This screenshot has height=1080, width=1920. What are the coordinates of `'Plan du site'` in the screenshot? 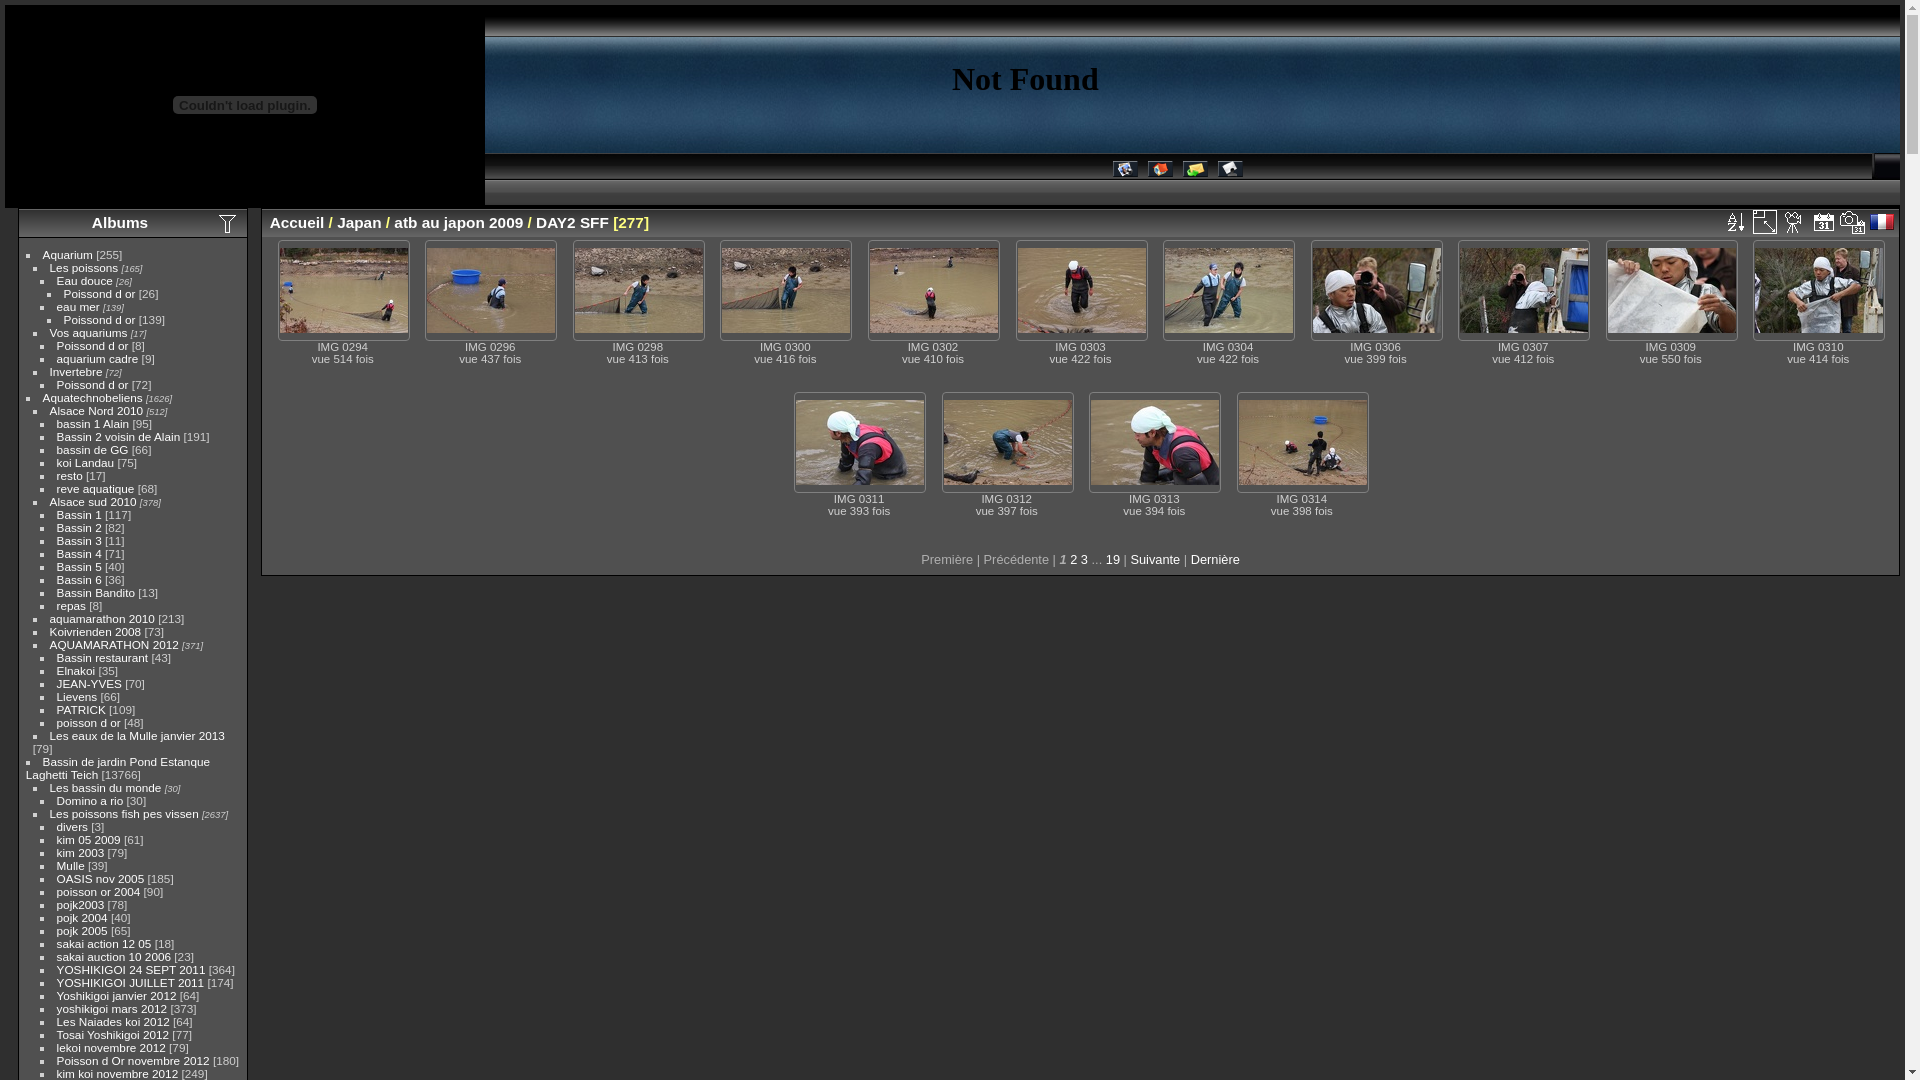 It's located at (1229, 171).